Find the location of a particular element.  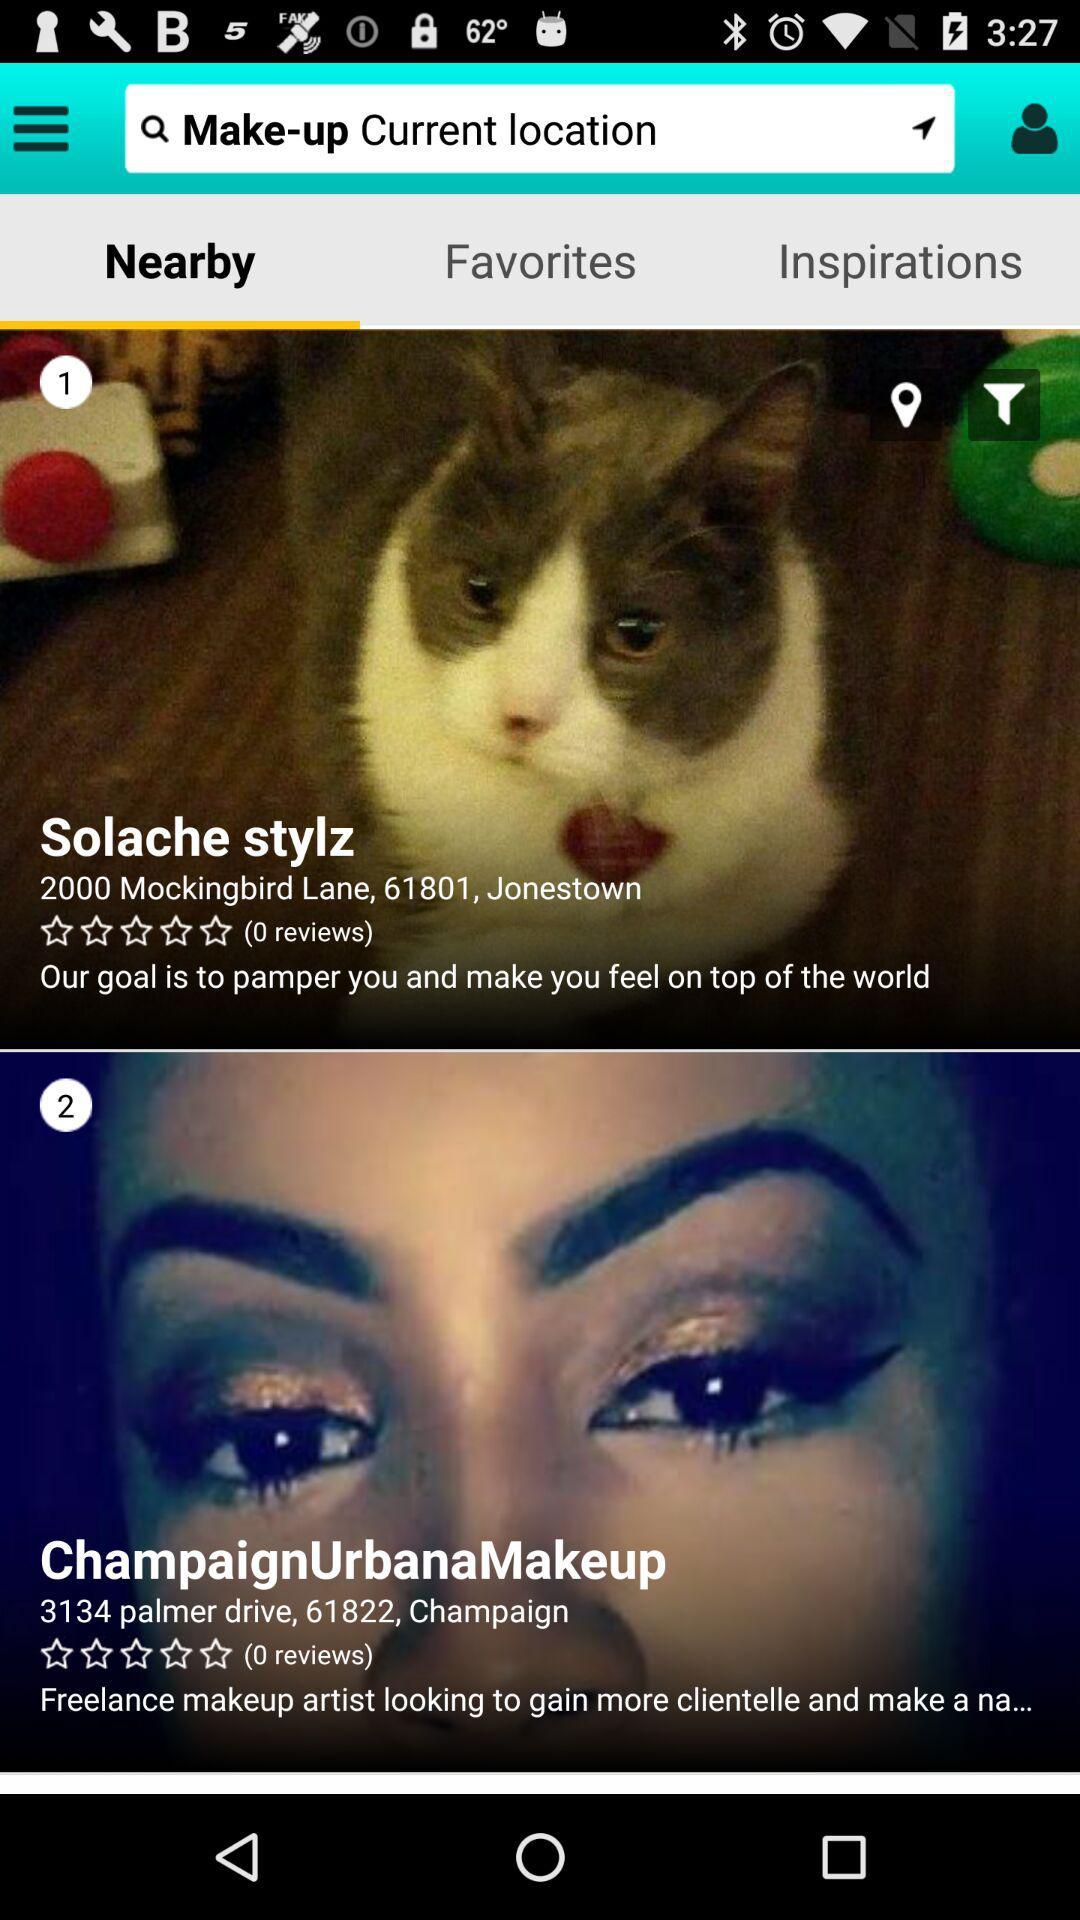

our goal is is located at coordinates (540, 975).